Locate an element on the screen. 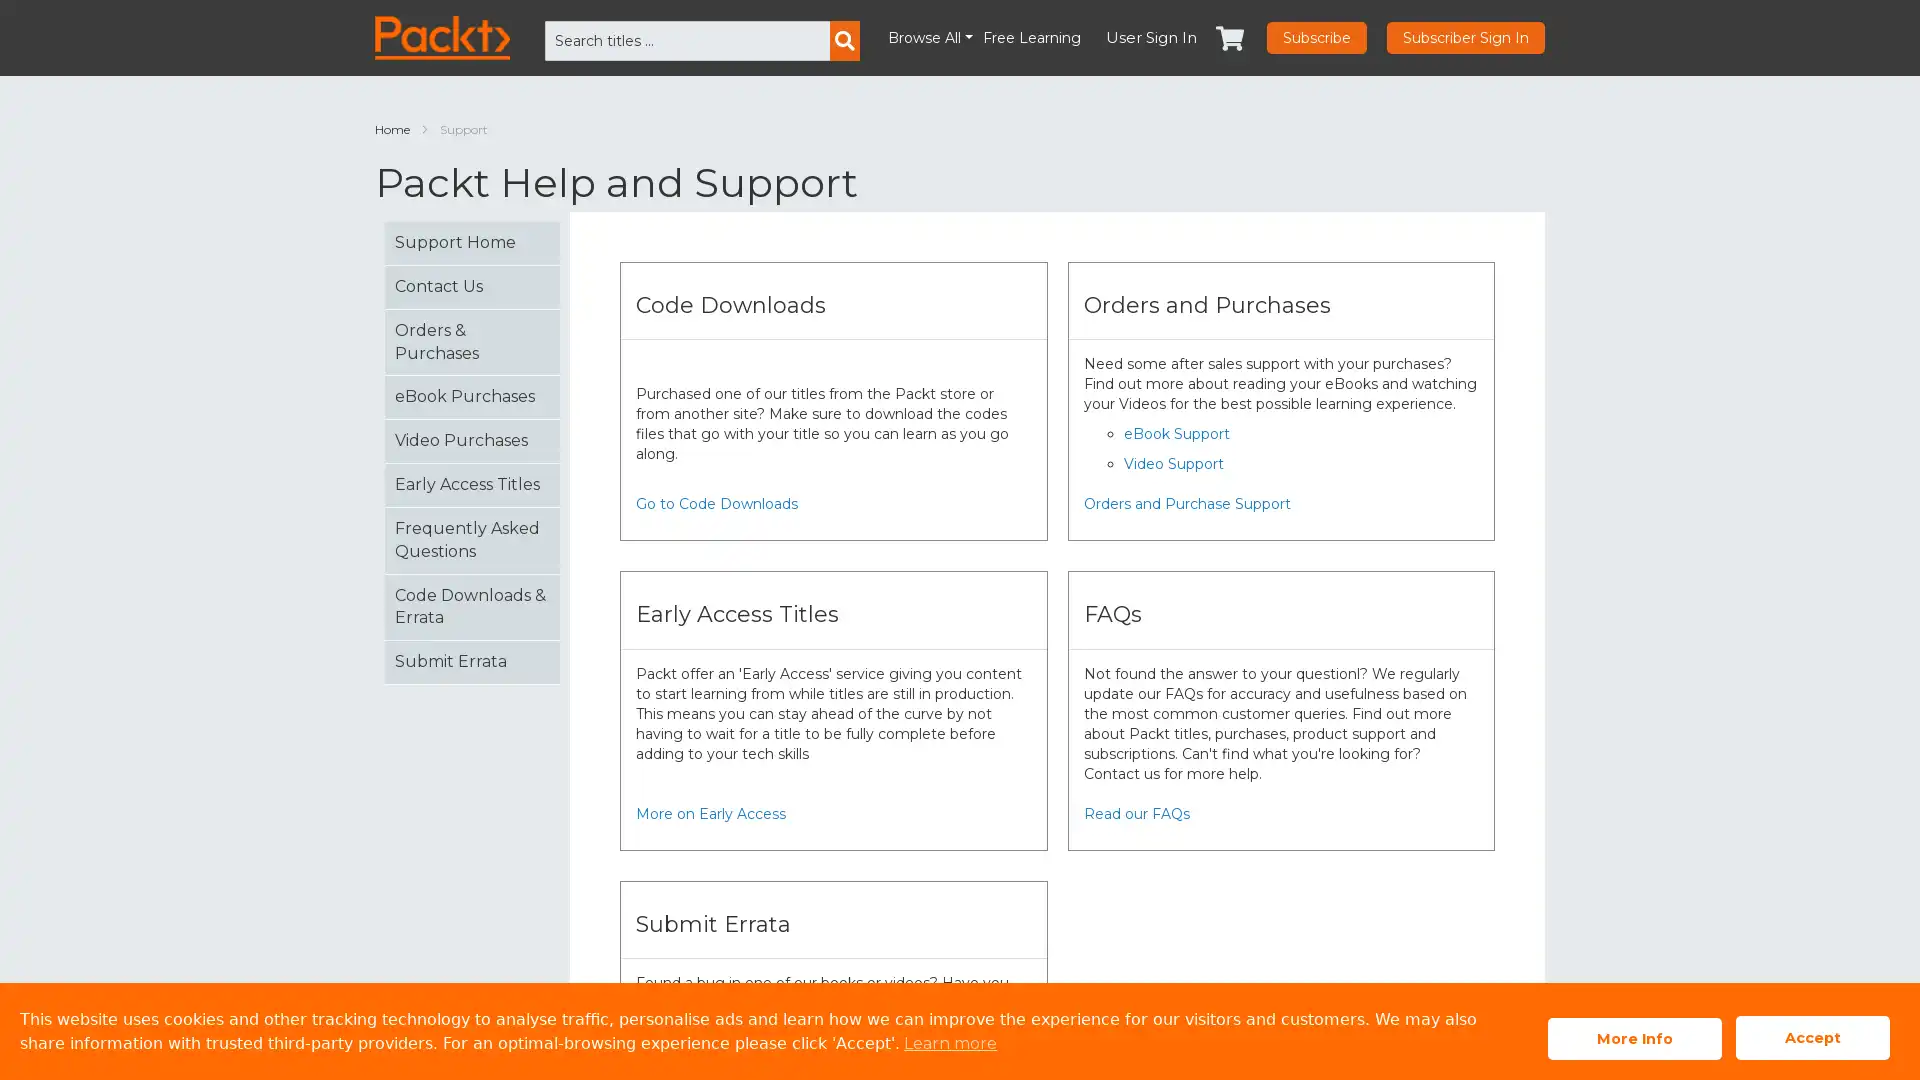 This screenshot has width=1920, height=1080. Search is located at coordinates (844, 41).